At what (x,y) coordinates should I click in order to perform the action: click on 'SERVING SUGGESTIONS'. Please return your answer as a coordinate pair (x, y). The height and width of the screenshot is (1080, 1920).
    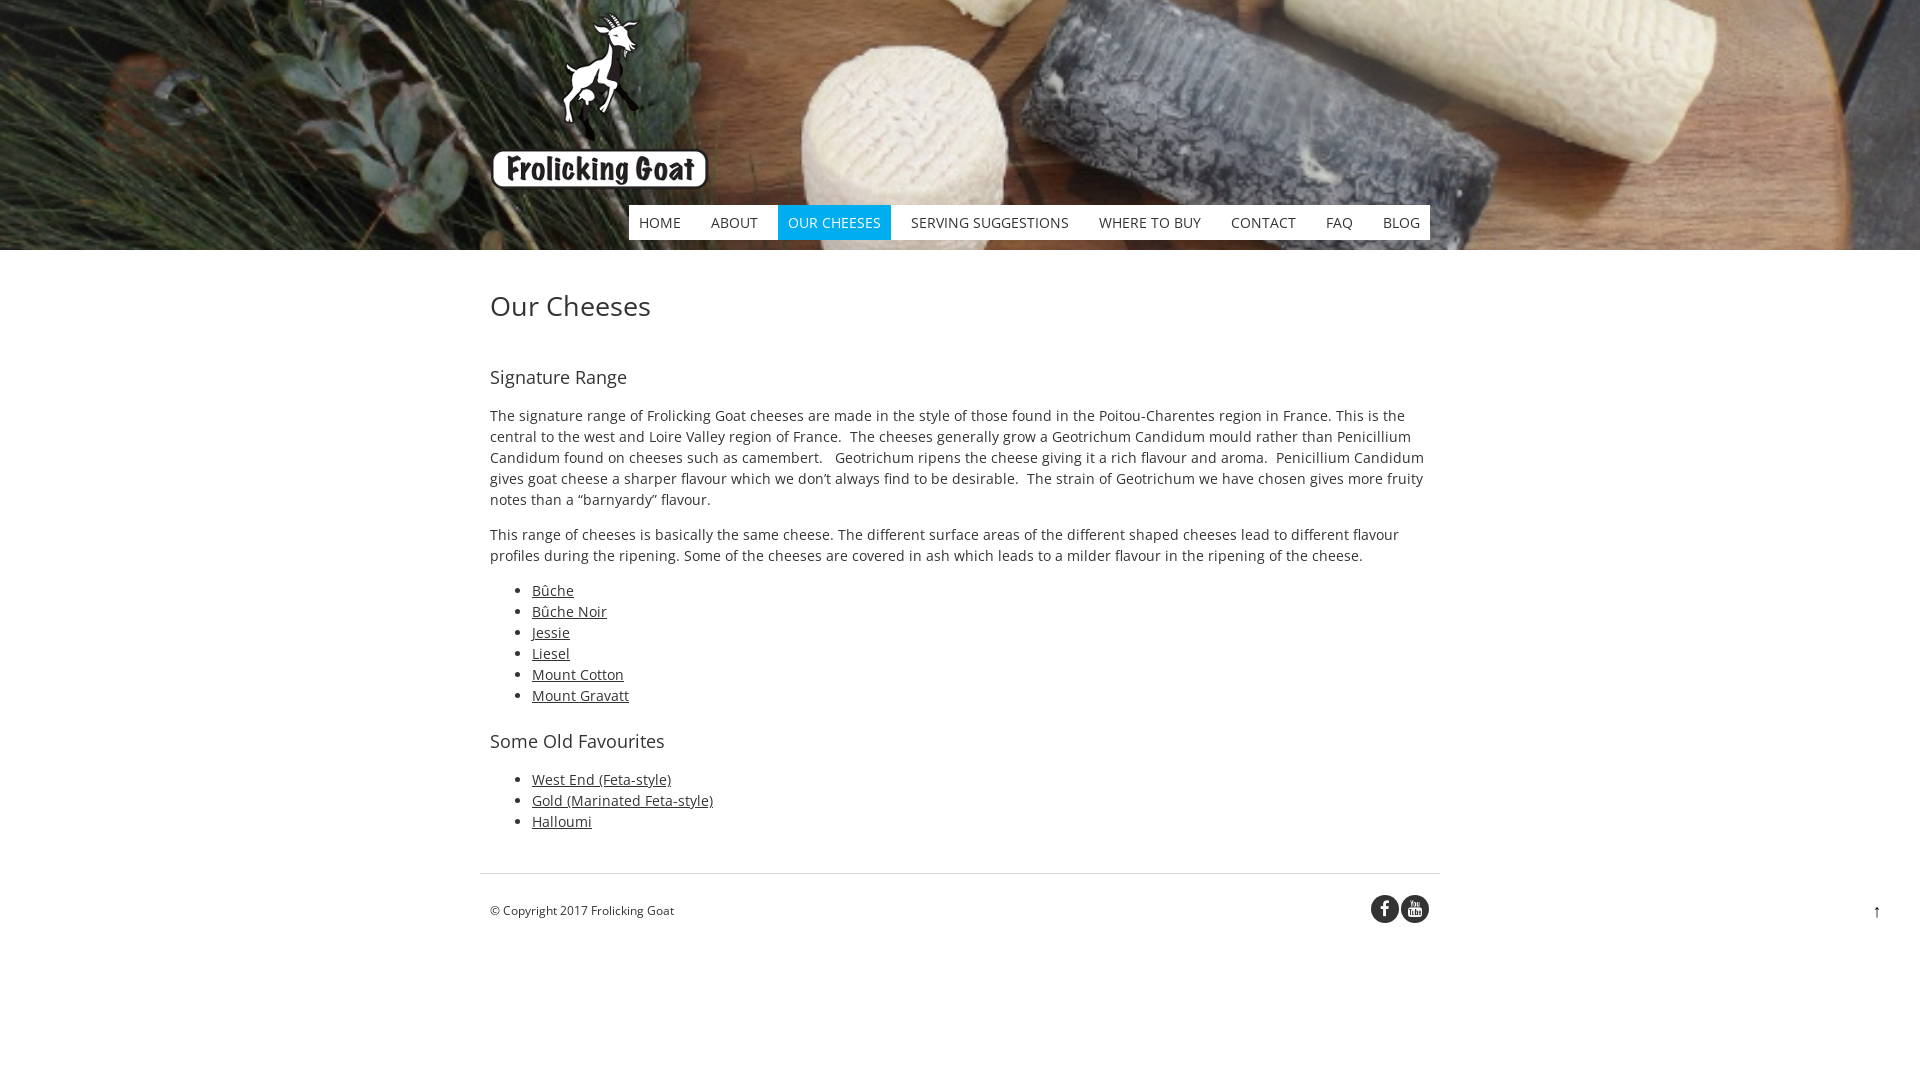
    Looking at the image, I should click on (989, 222).